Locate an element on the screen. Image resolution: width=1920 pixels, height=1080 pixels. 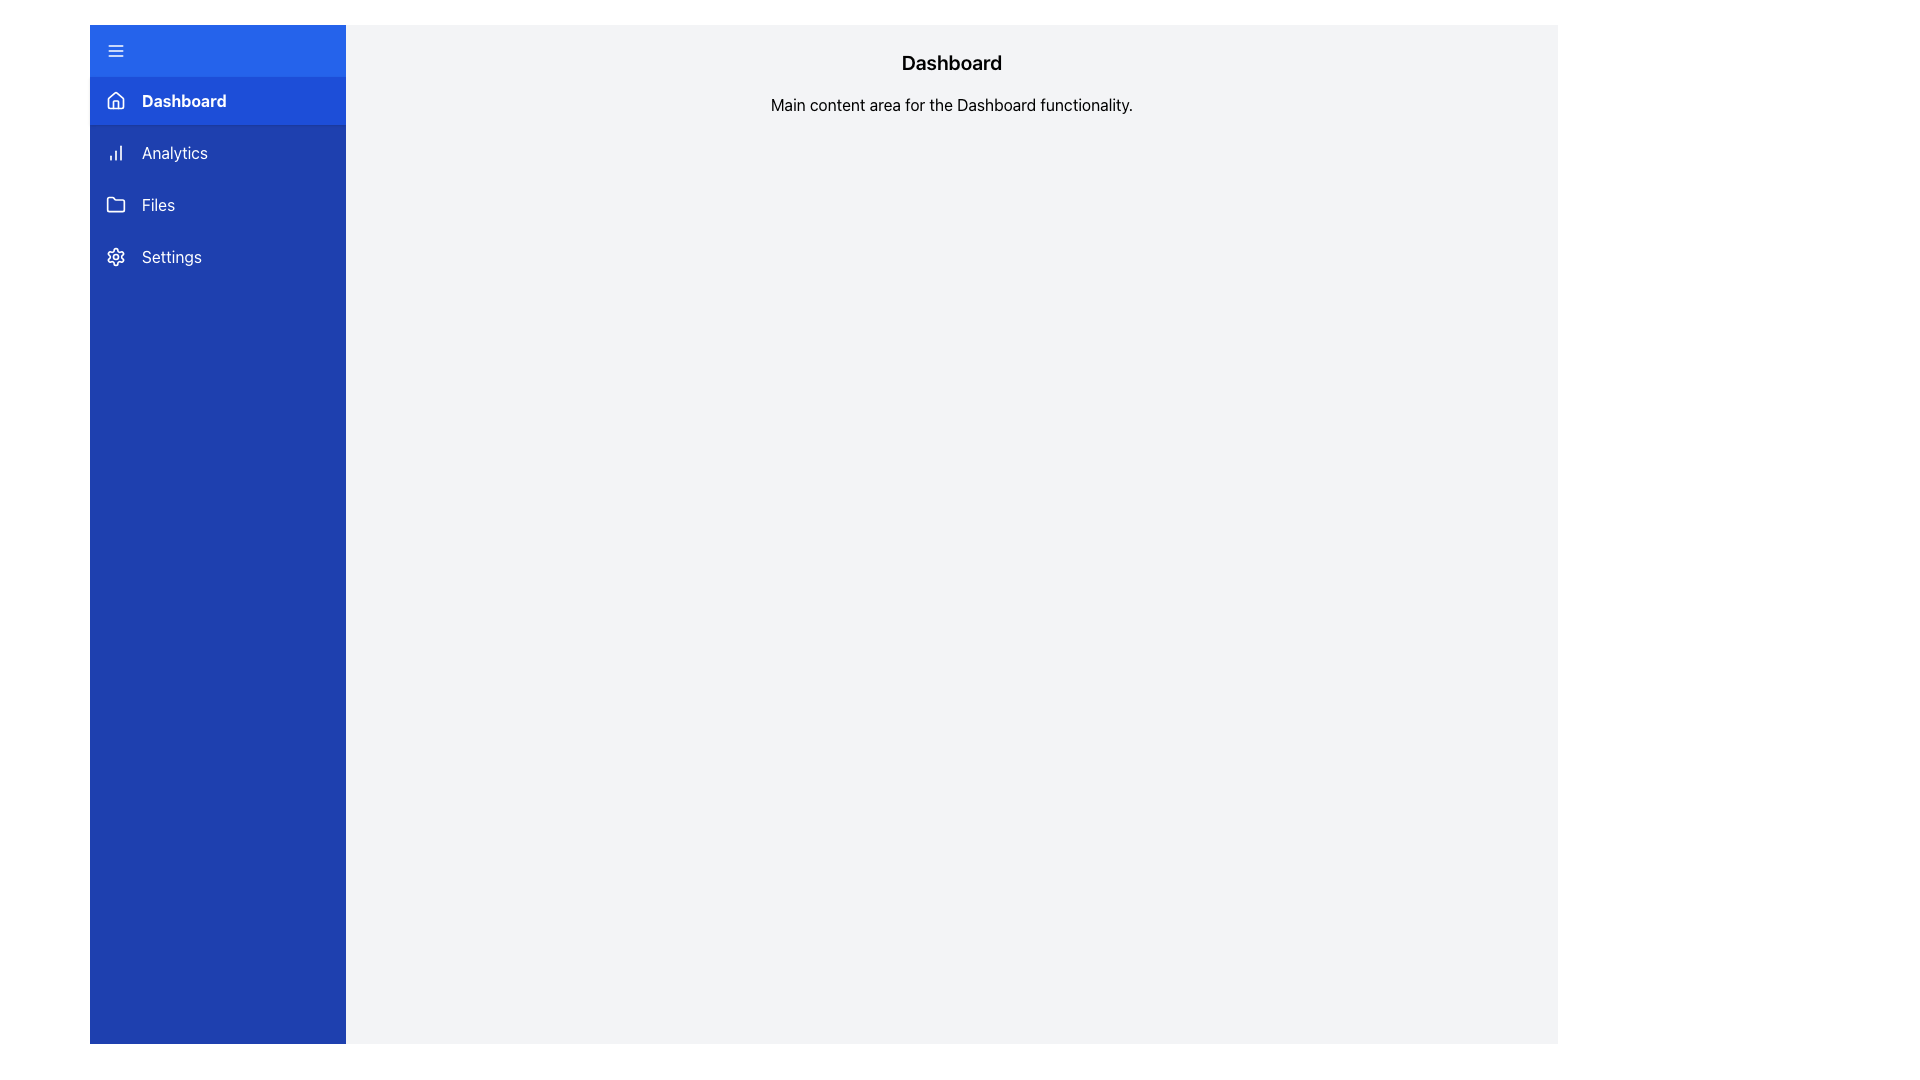
the folder icon in the vertical navigation menu next to the 'Files' text is located at coordinates (114, 204).